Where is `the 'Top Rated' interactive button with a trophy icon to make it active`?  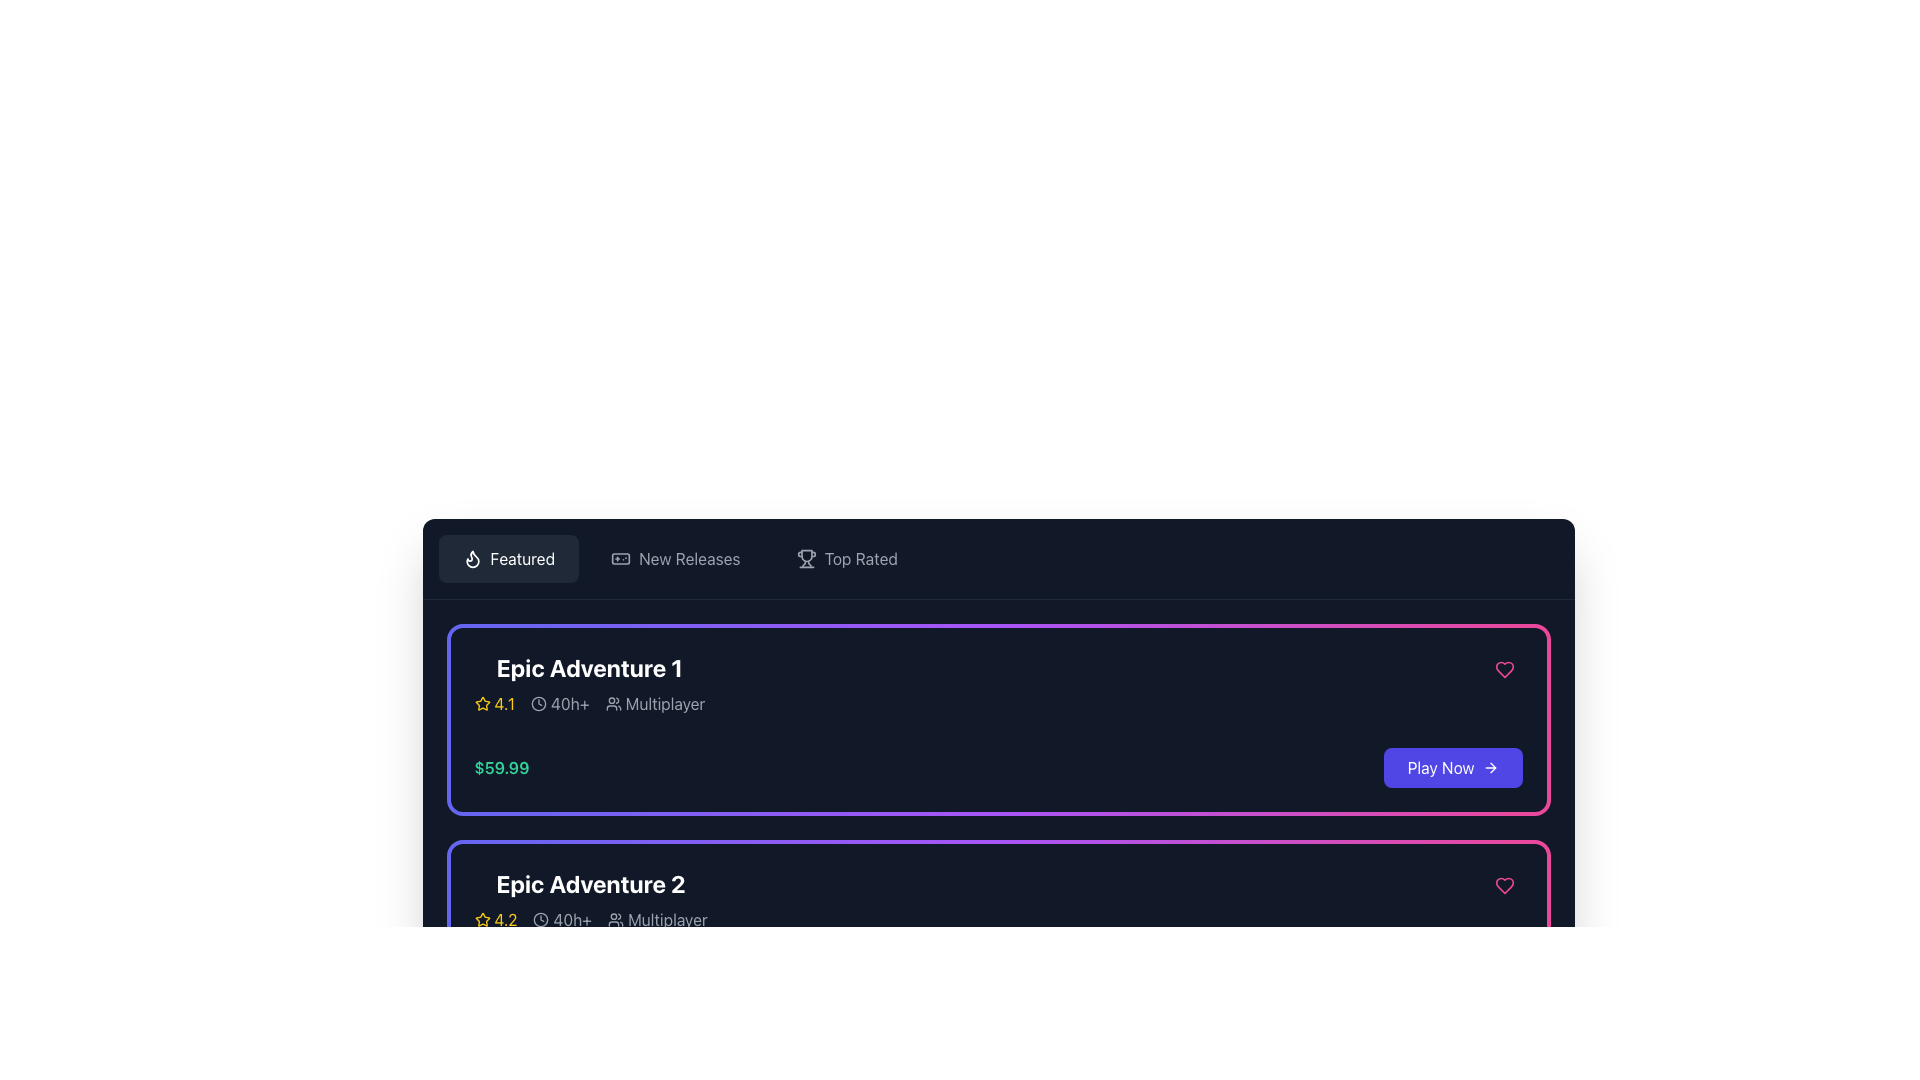 the 'Top Rated' interactive button with a trophy icon to make it active is located at coordinates (847, 559).